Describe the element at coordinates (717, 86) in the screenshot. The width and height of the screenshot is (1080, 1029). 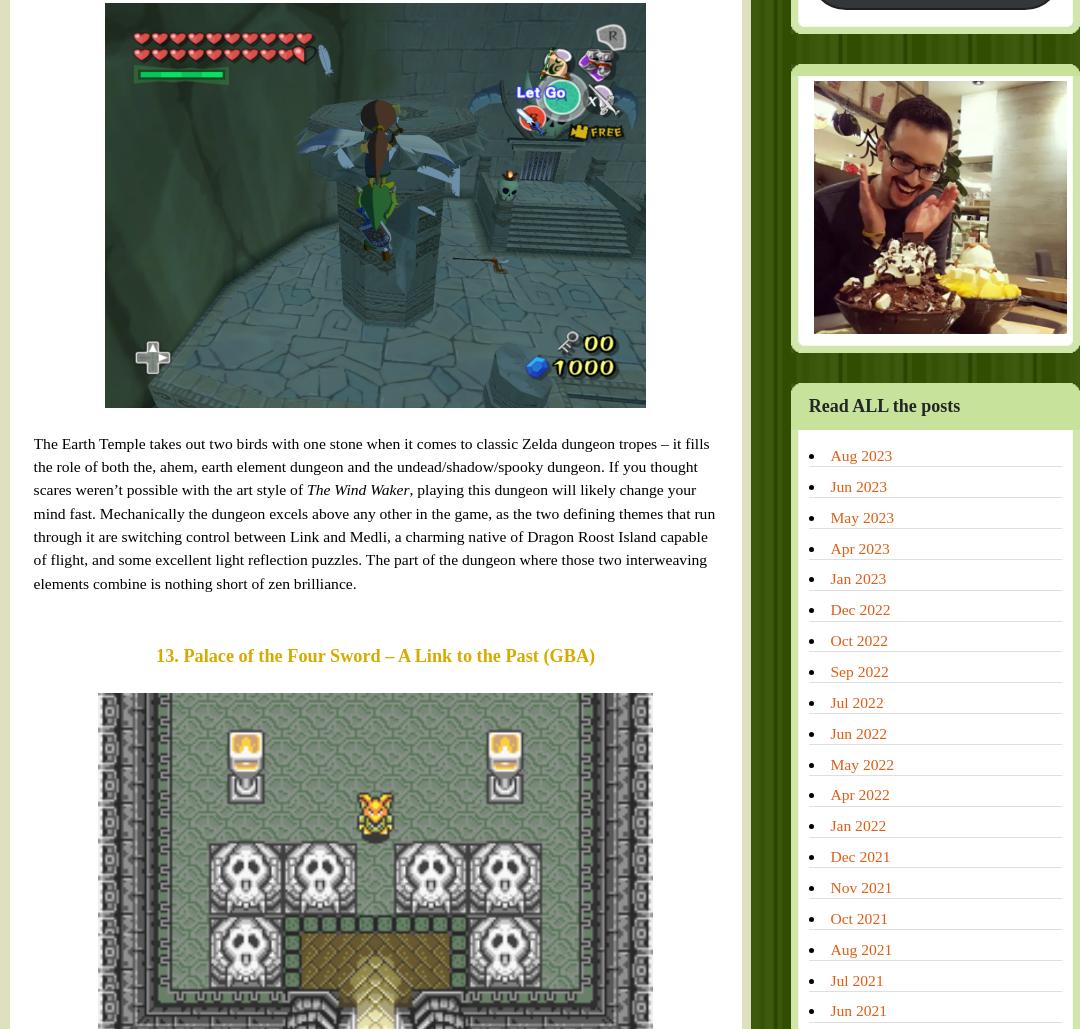
I see `'May 2023'` at that location.